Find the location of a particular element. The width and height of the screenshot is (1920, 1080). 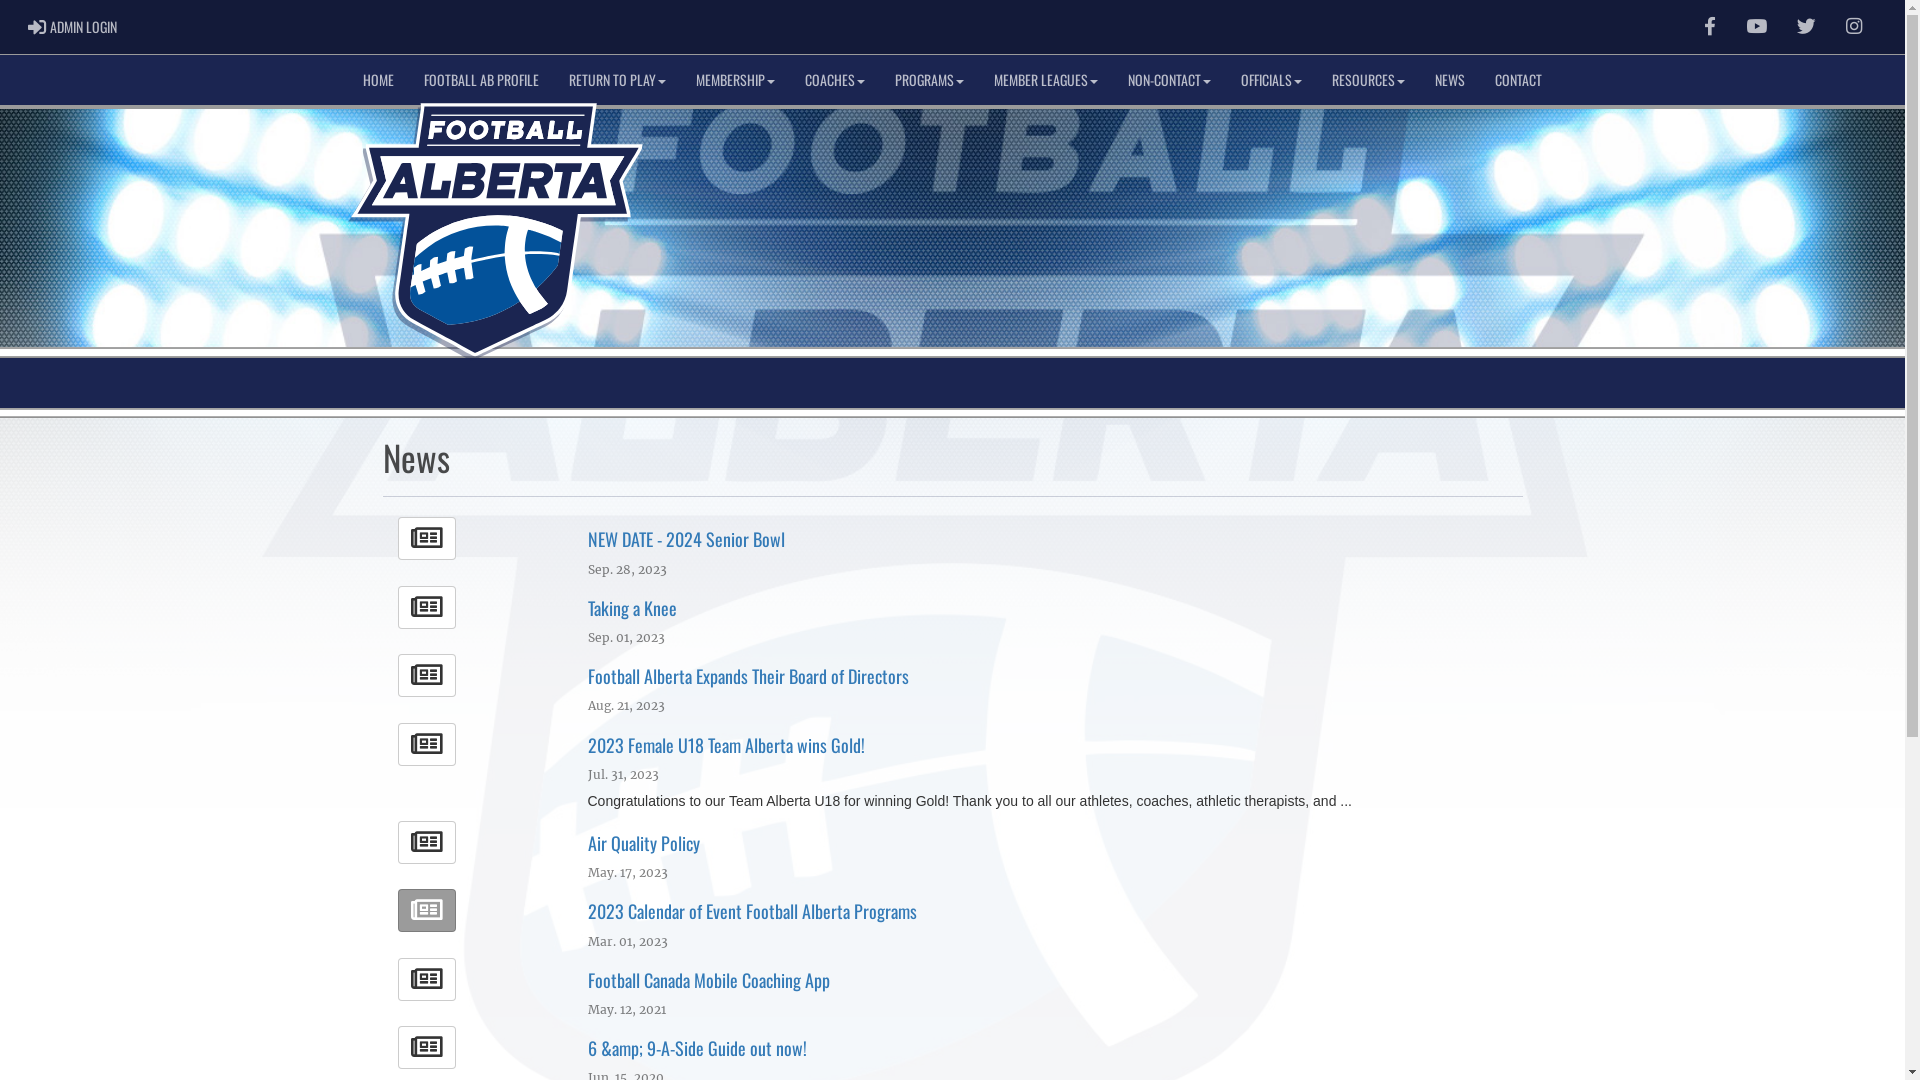

'like us' is located at coordinates (1708, 26).